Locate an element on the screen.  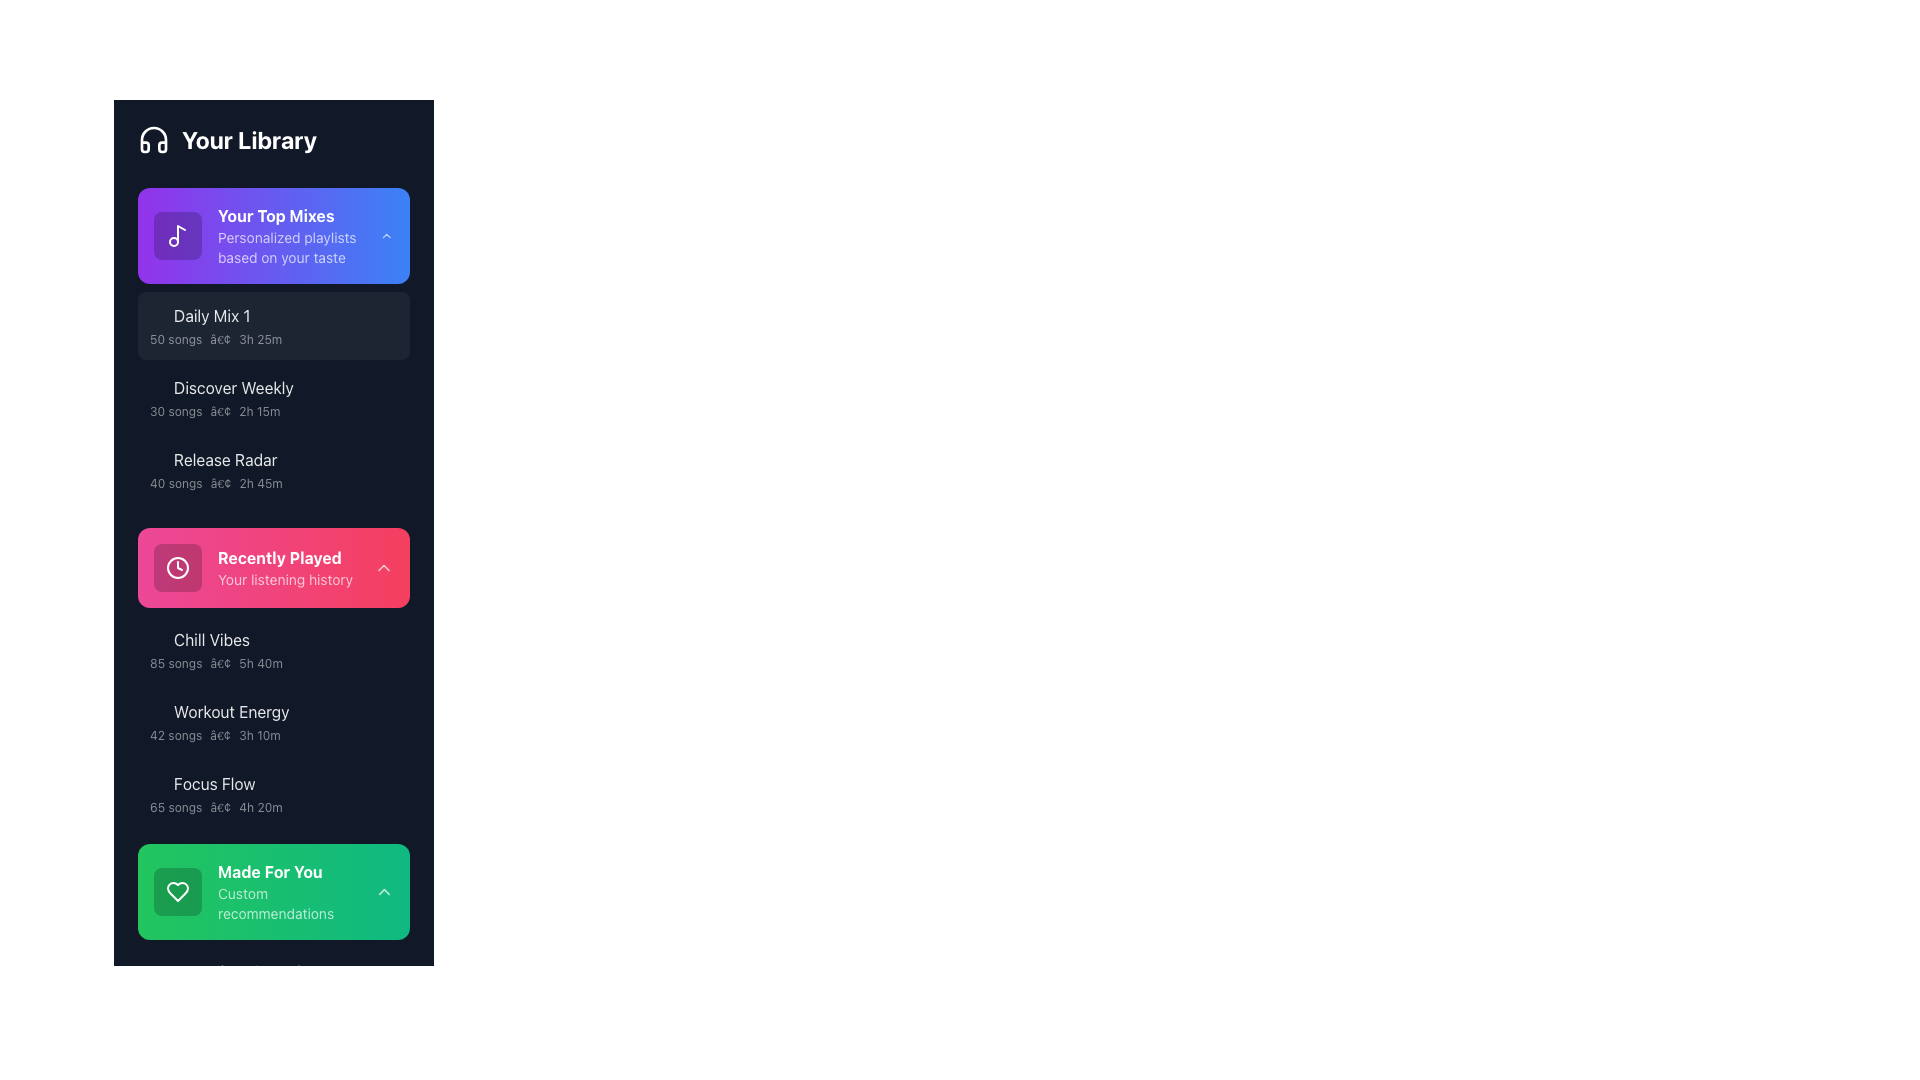
the 'Discover Weekly' text label in the left sidebar under 'Your Library' is located at coordinates (263, 388).